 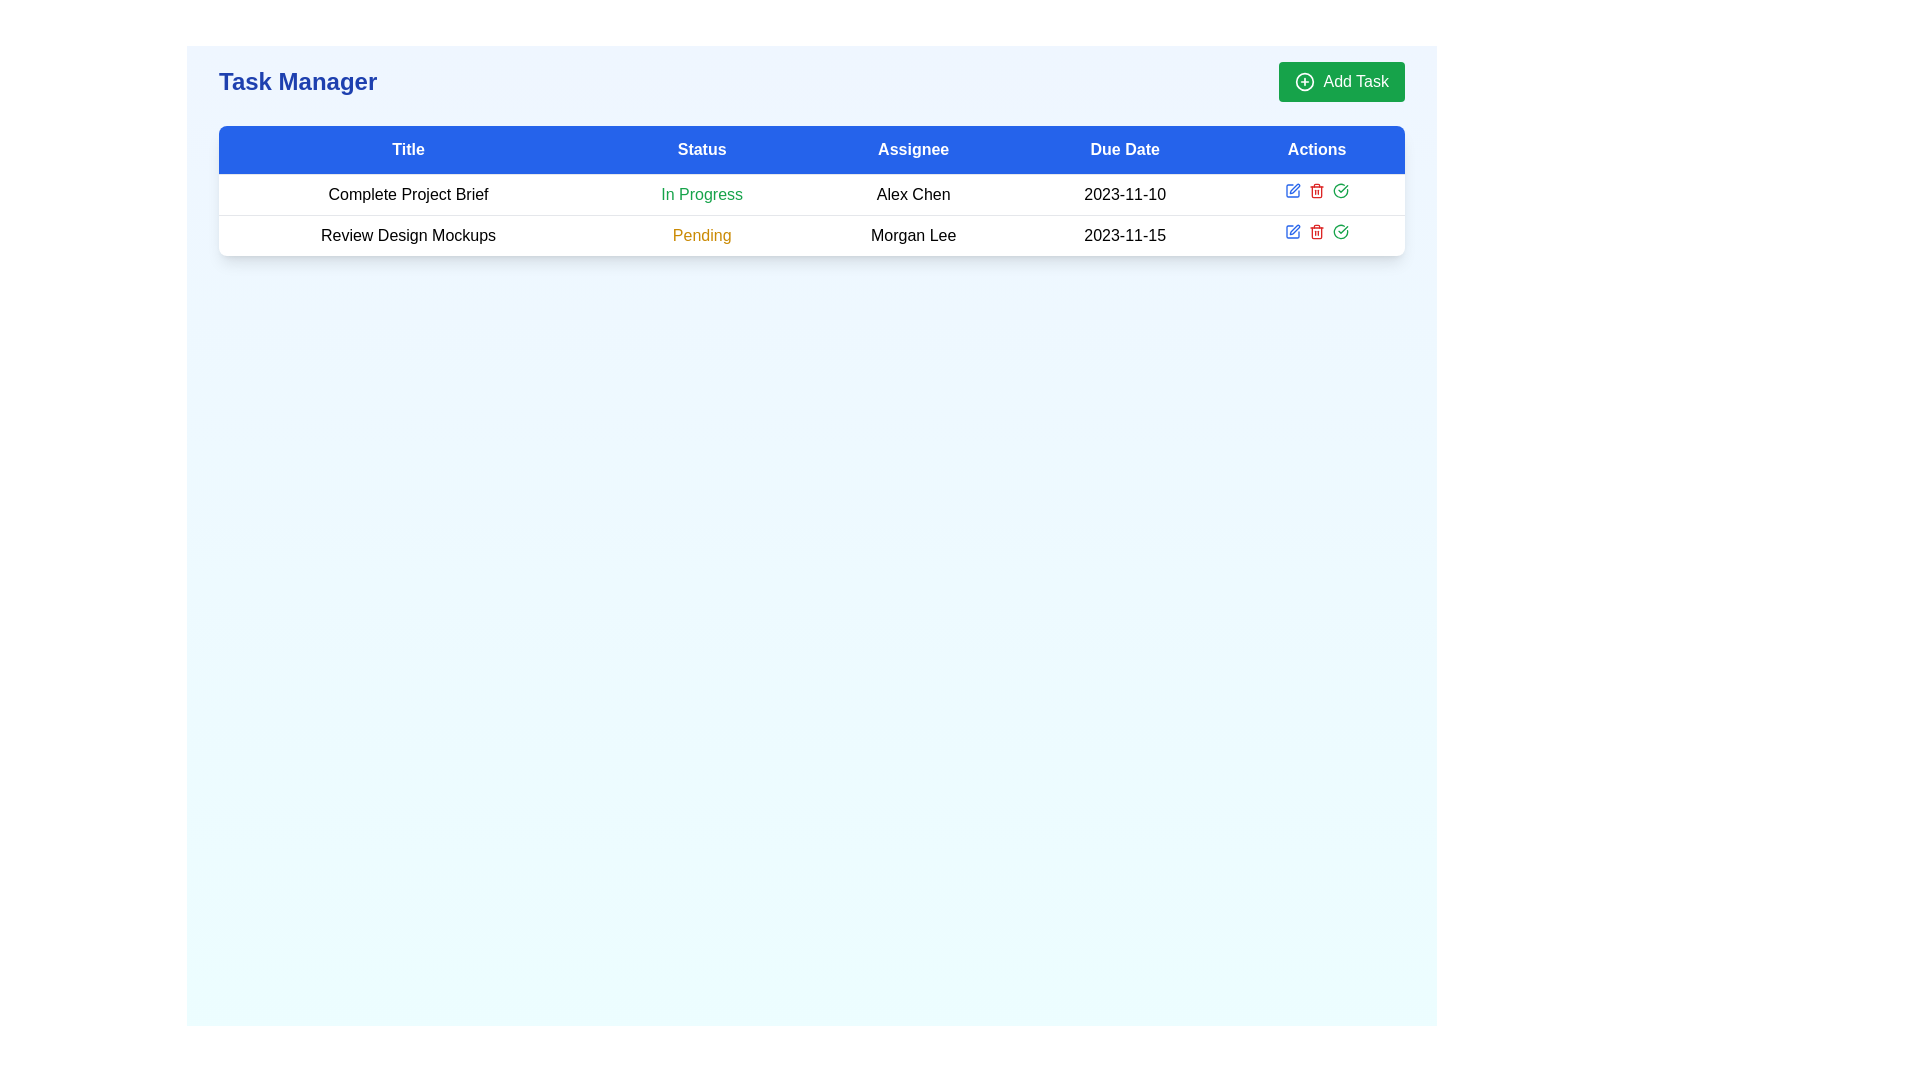 What do you see at coordinates (297, 80) in the screenshot?
I see `header text element labeled 'Task Manager', which is positioned at the top left corner of the interface` at bounding box center [297, 80].